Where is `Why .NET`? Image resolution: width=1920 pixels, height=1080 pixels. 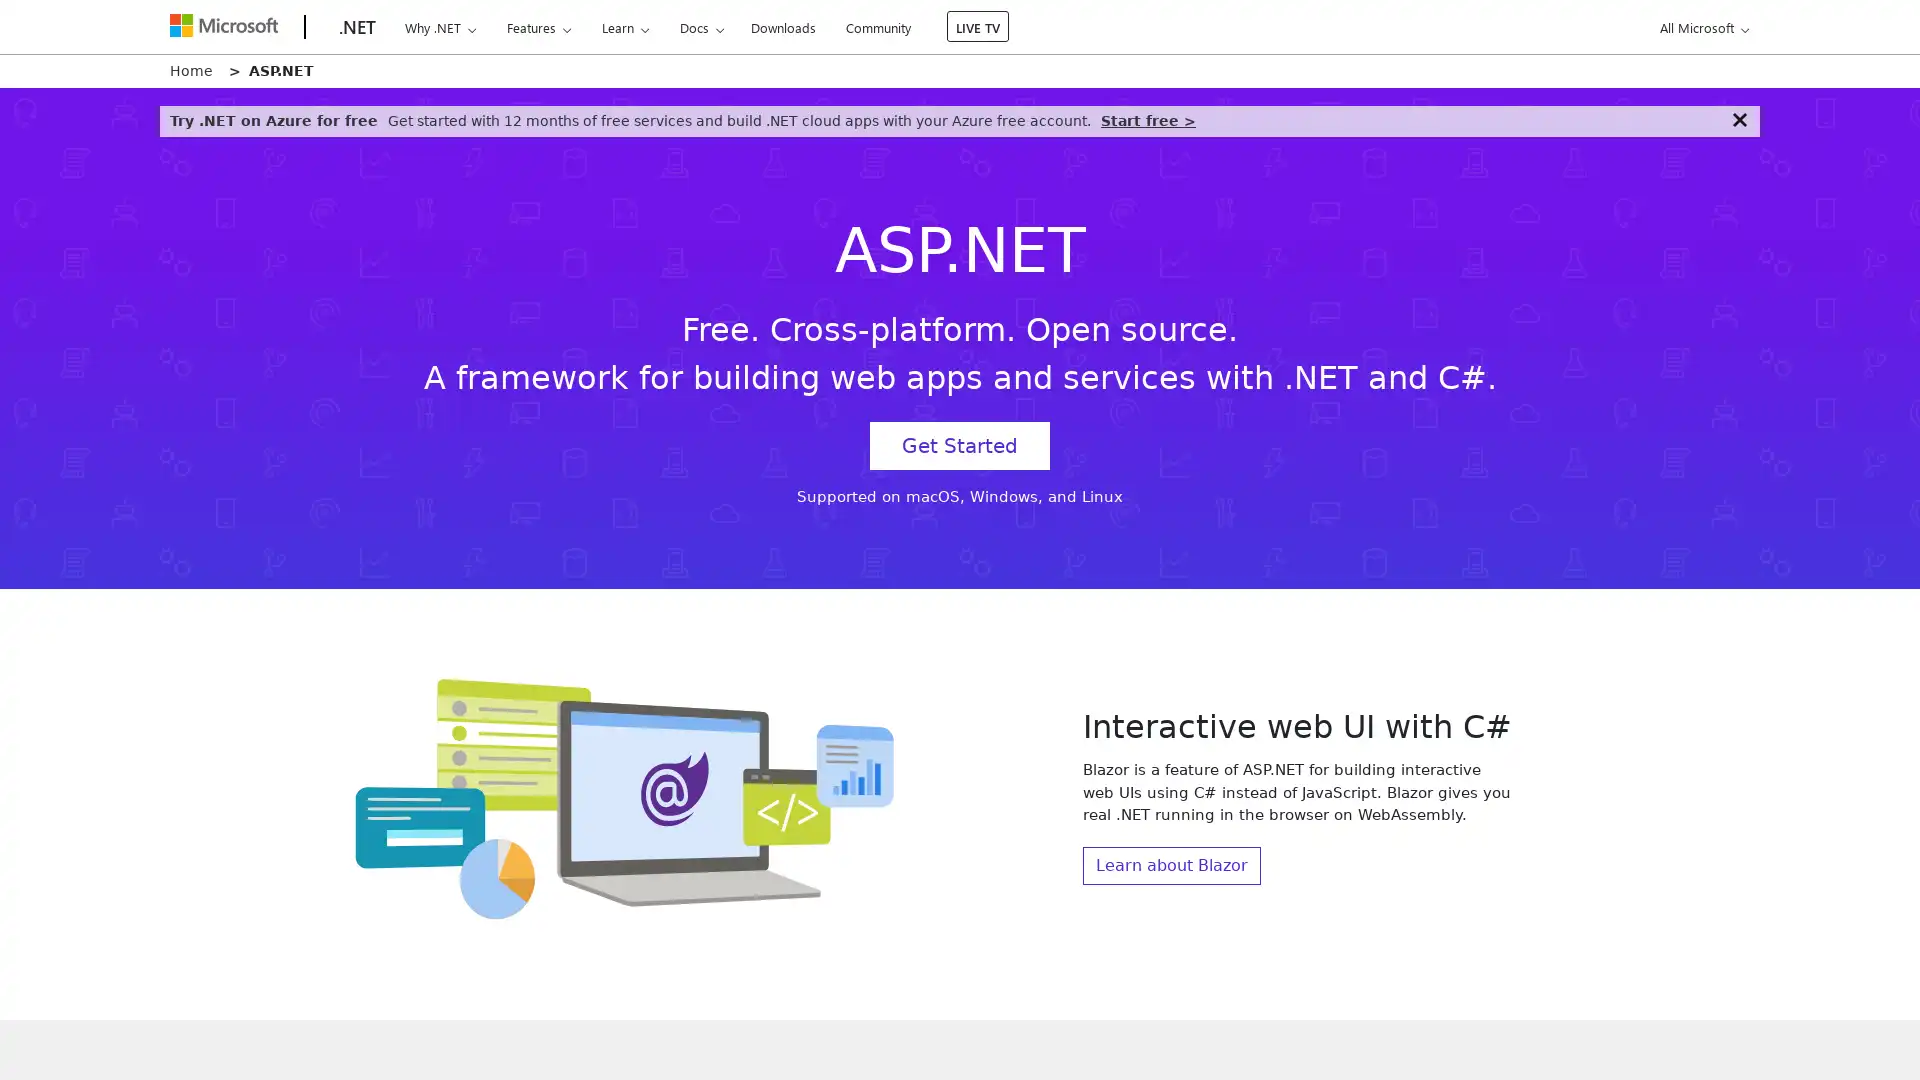
Why .NET is located at coordinates (439, 27).